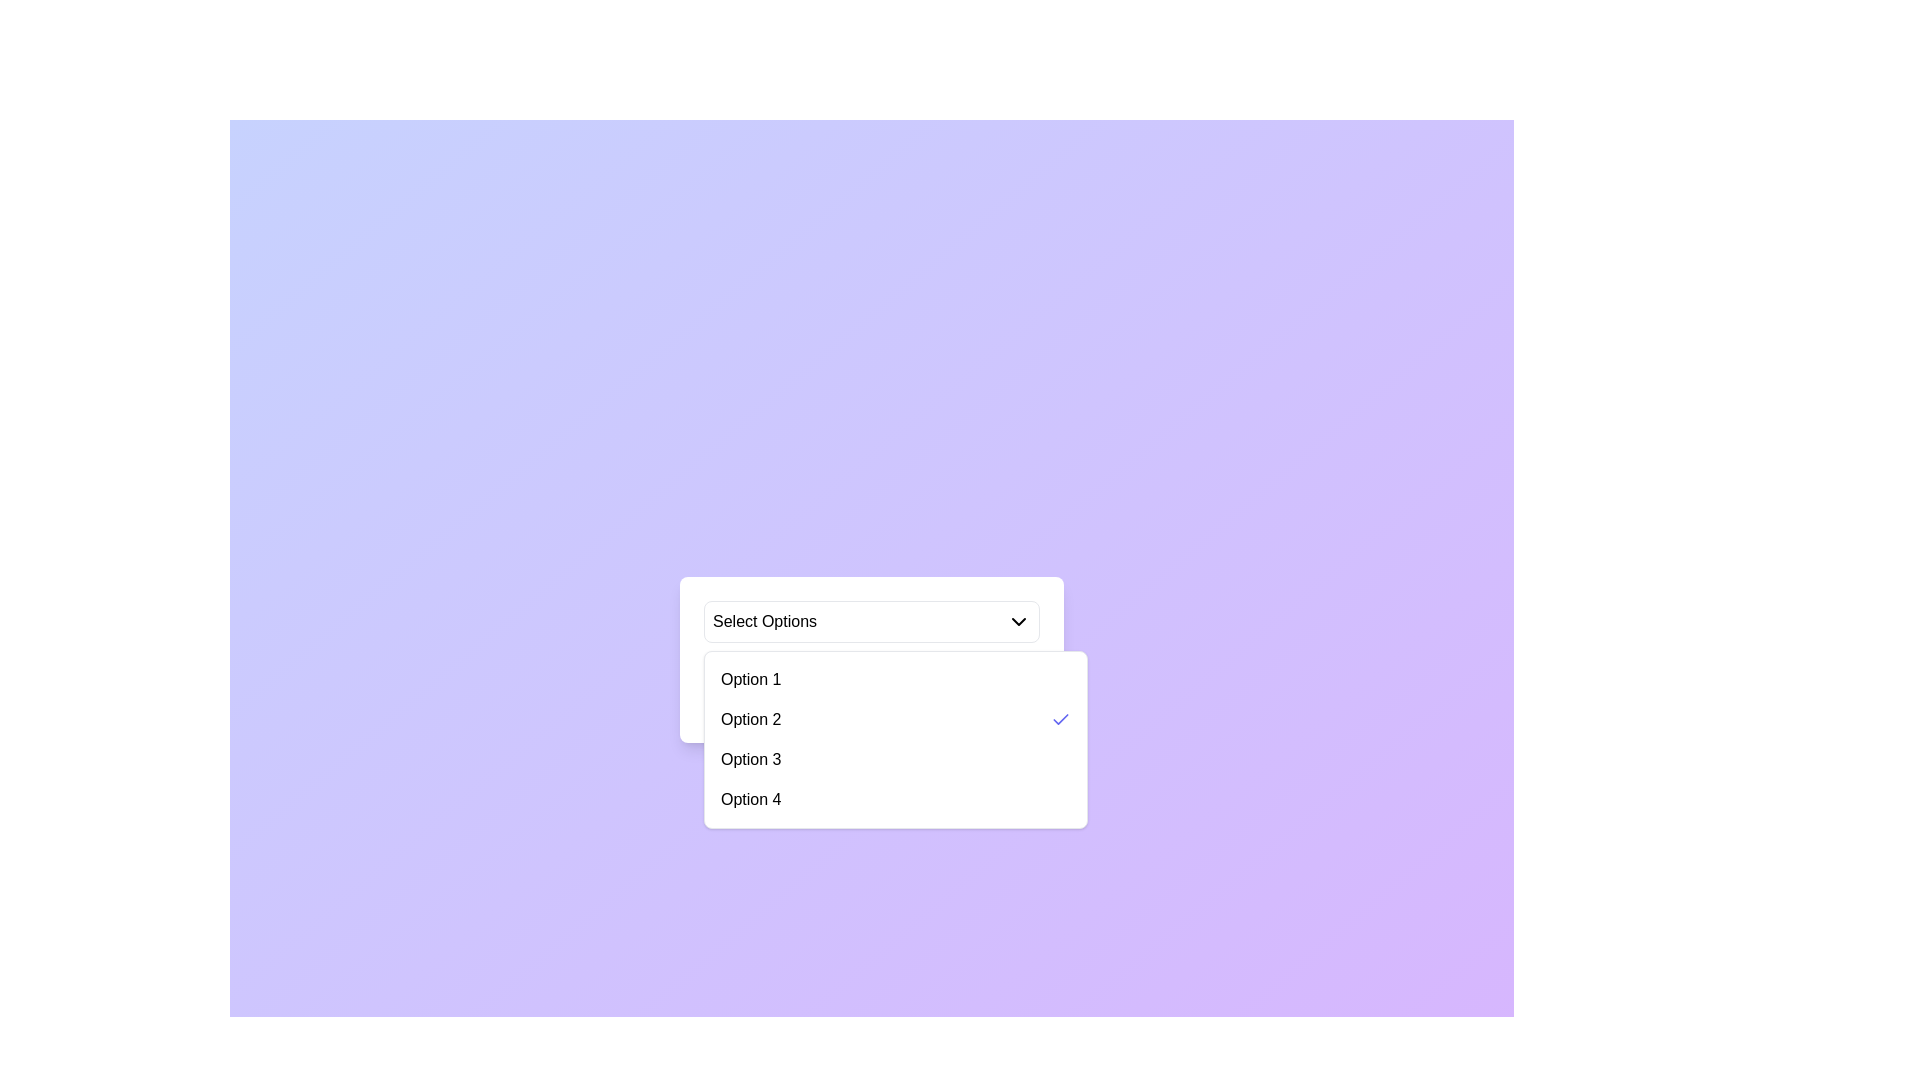 The height and width of the screenshot is (1080, 1920). What do you see at coordinates (741, 701) in the screenshot?
I see `the second option in the dropdown menu labeled 'Select Options'` at bounding box center [741, 701].